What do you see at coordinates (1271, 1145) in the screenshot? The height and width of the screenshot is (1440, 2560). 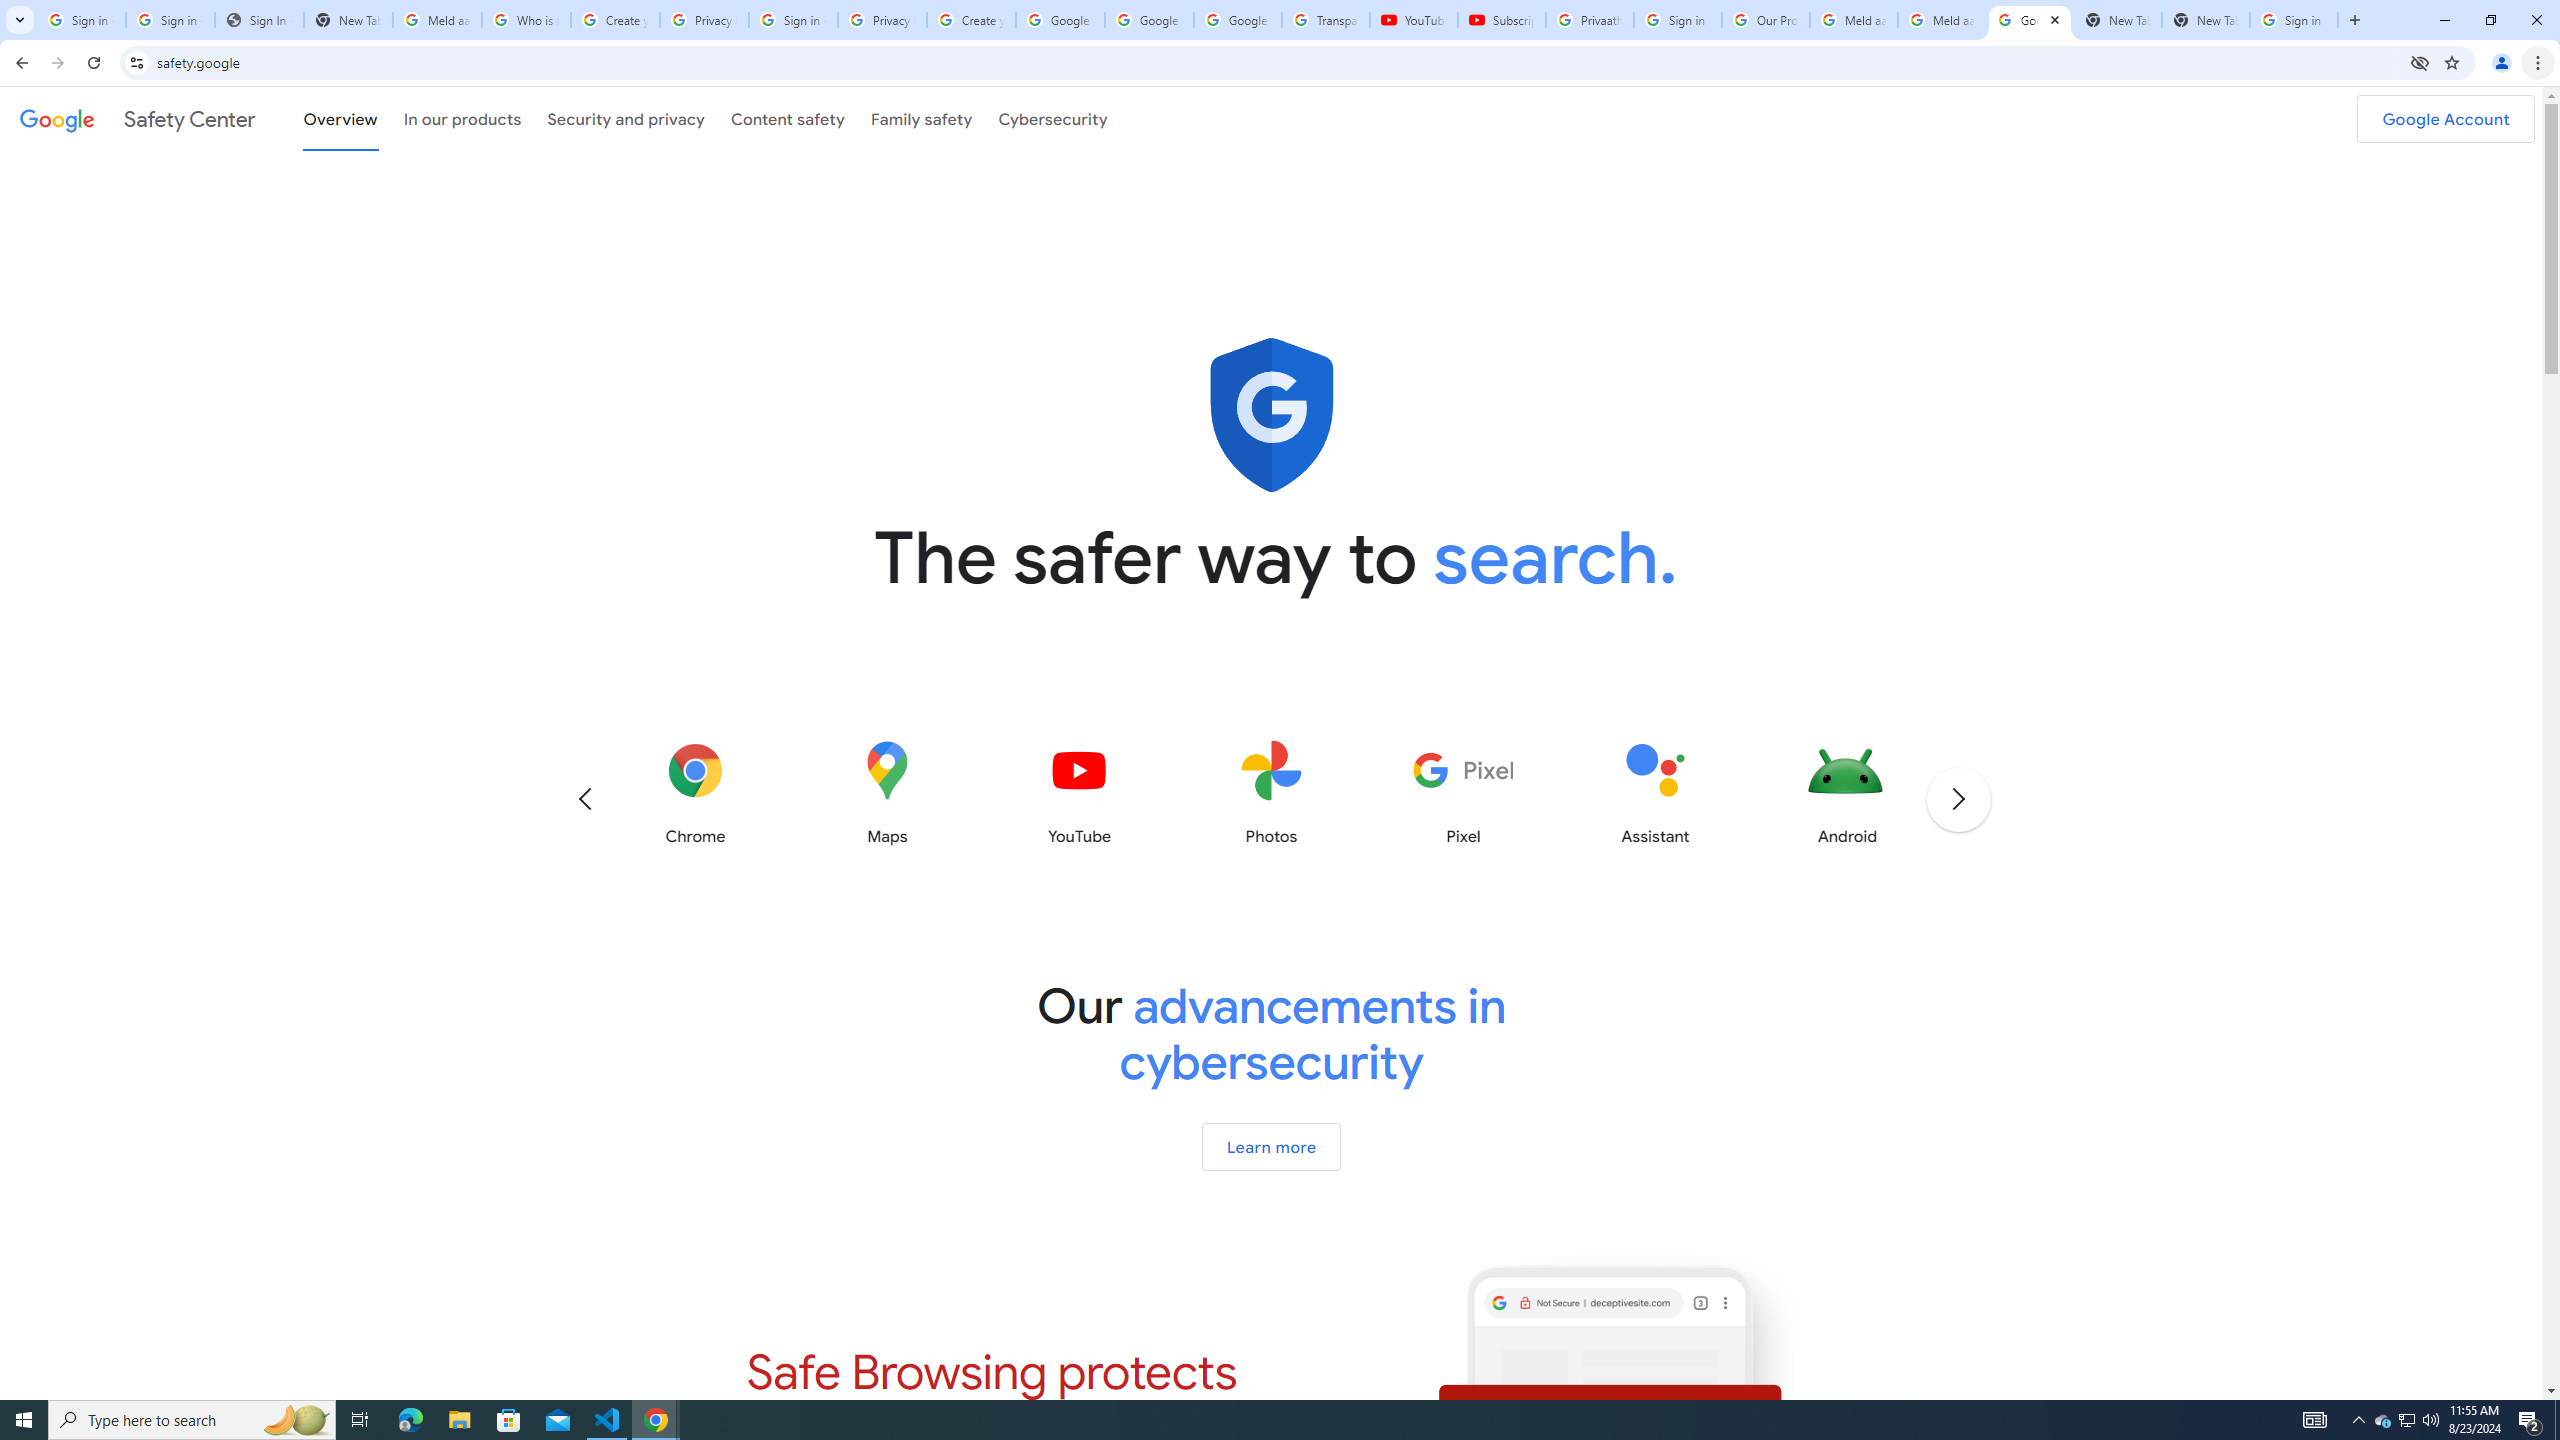 I see `'Learn more'` at bounding box center [1271, 1145].